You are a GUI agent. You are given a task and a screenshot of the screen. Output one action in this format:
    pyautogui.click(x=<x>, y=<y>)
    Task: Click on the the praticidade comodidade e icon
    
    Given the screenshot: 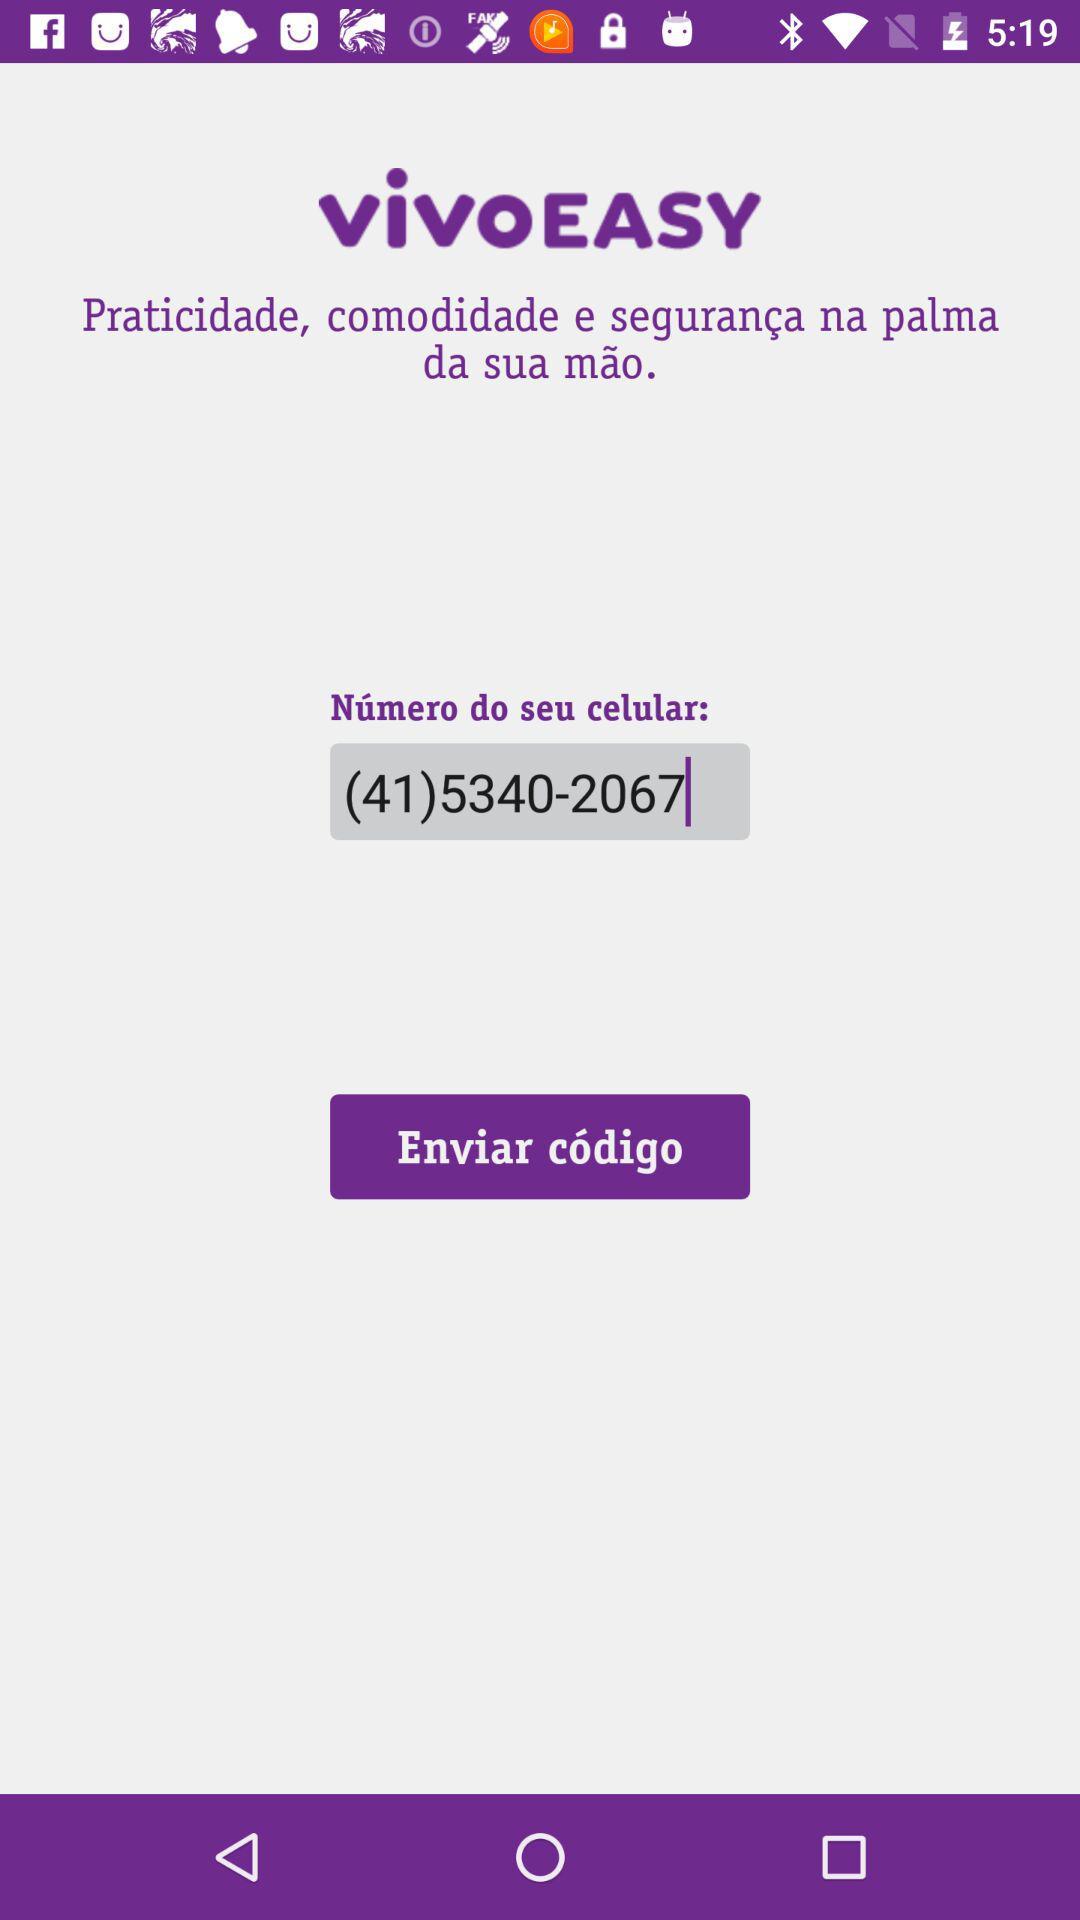 What is the action you would take?
    pyautogui.click(x=540, y=331)
    